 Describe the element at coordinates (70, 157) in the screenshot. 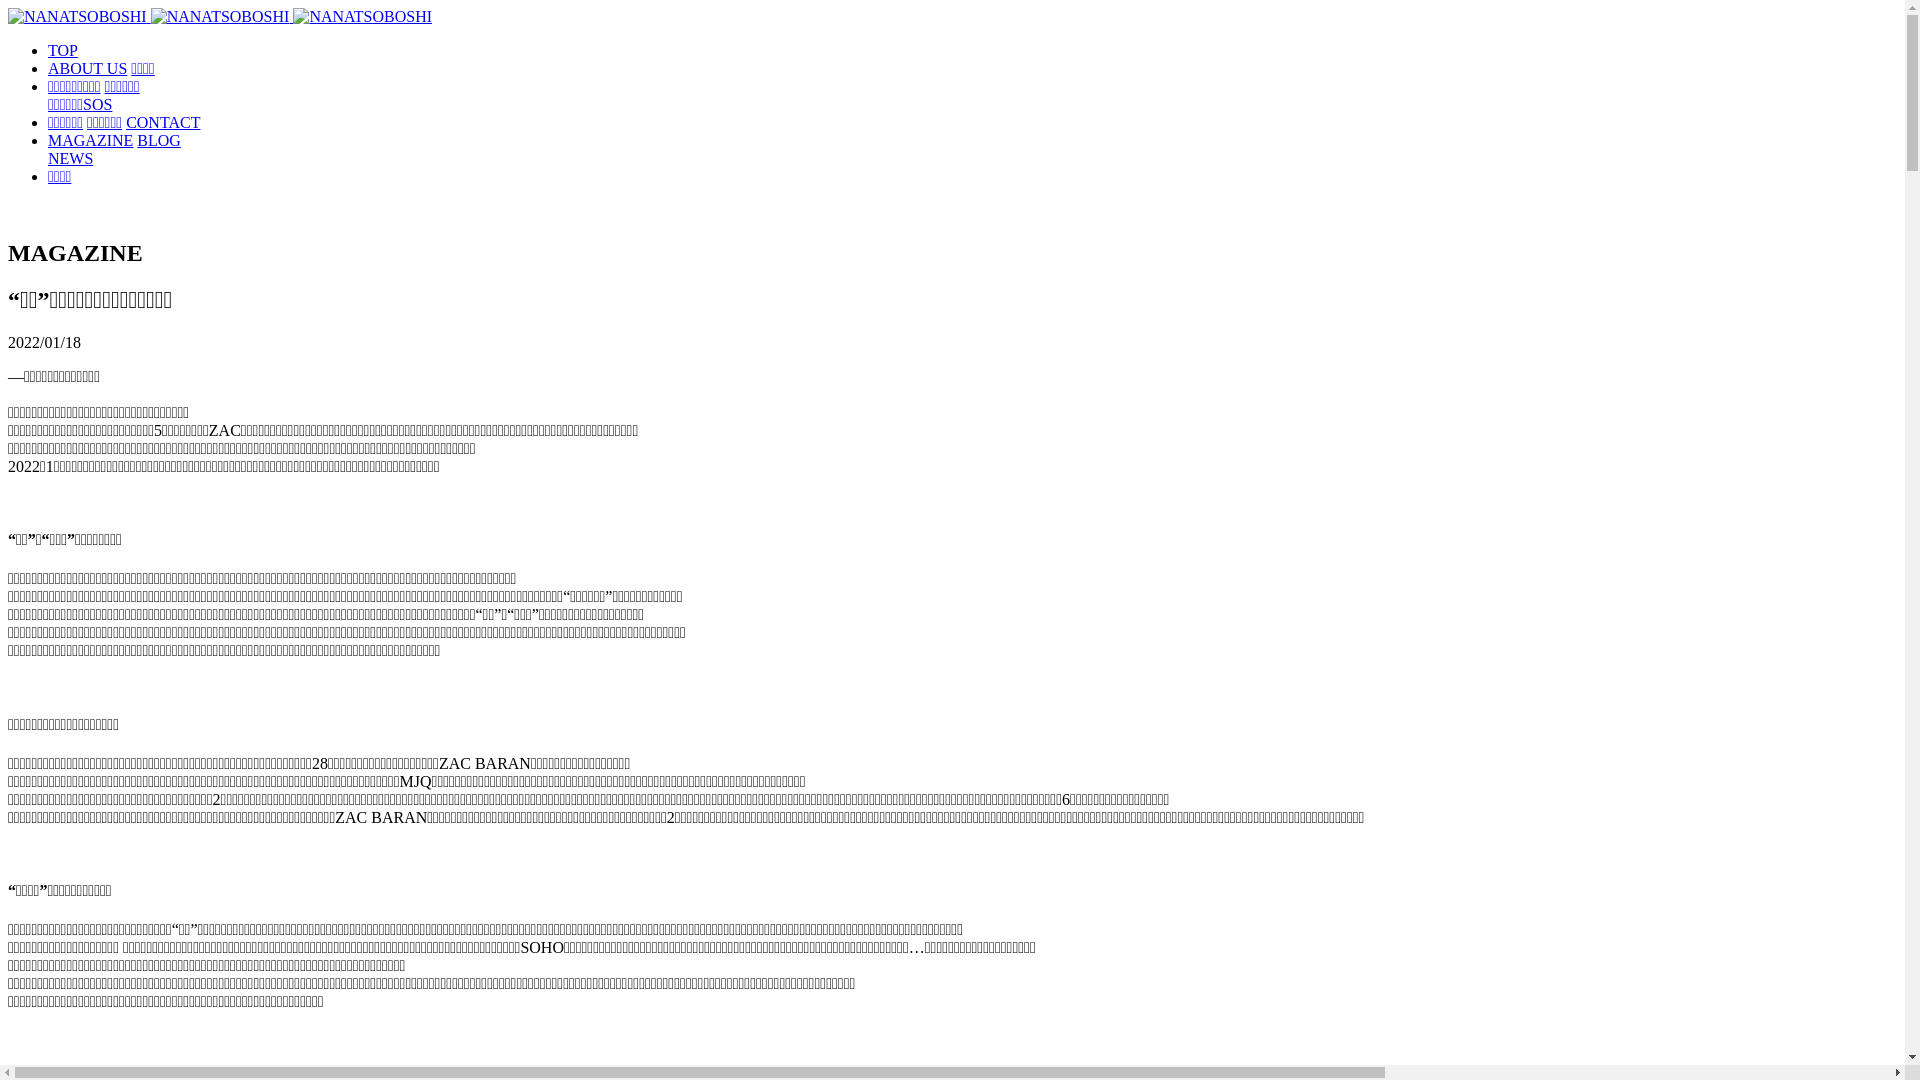

I see `'NEWS'` at that location.